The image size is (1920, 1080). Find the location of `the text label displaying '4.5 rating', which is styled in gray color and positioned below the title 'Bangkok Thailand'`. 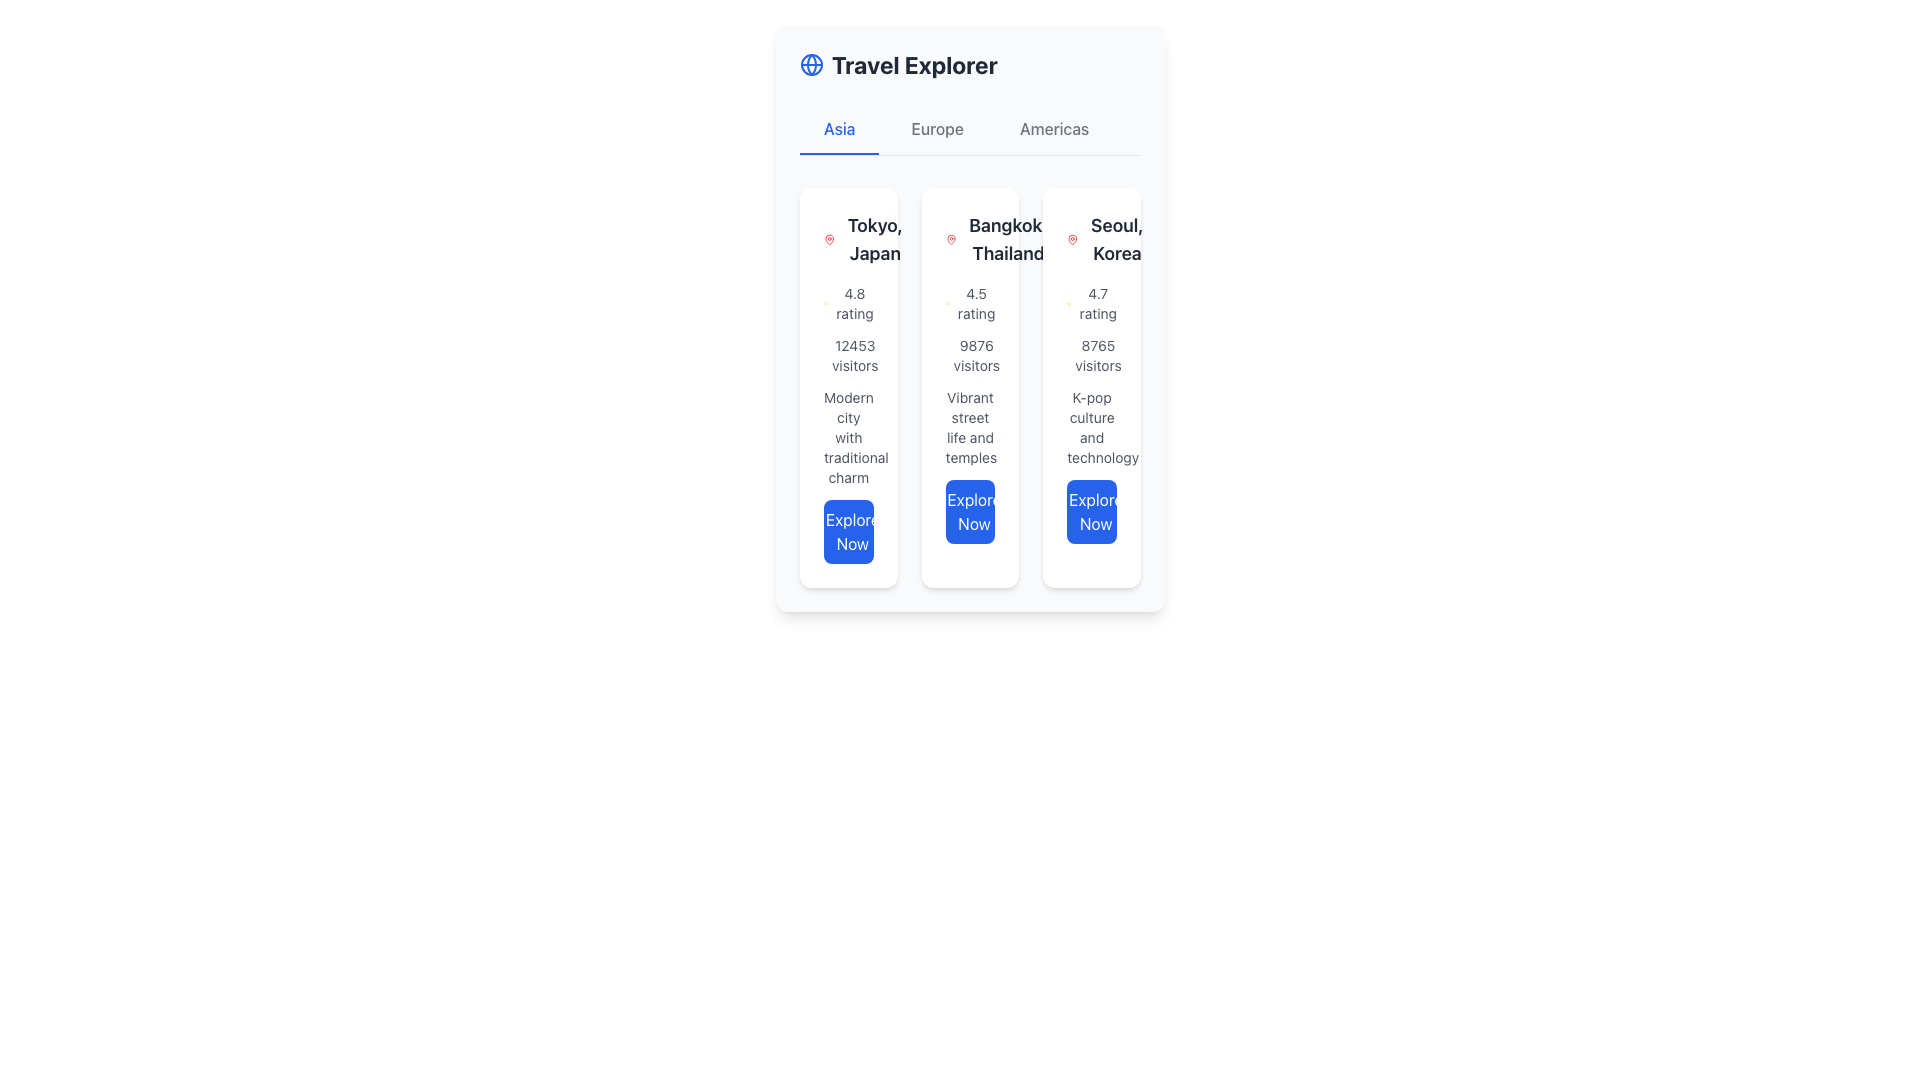

the text label displaying '4.5 rating', which is styled in gray color and positioned below the title 'Bangkok Thailand' is located at coordinates (976, 304).